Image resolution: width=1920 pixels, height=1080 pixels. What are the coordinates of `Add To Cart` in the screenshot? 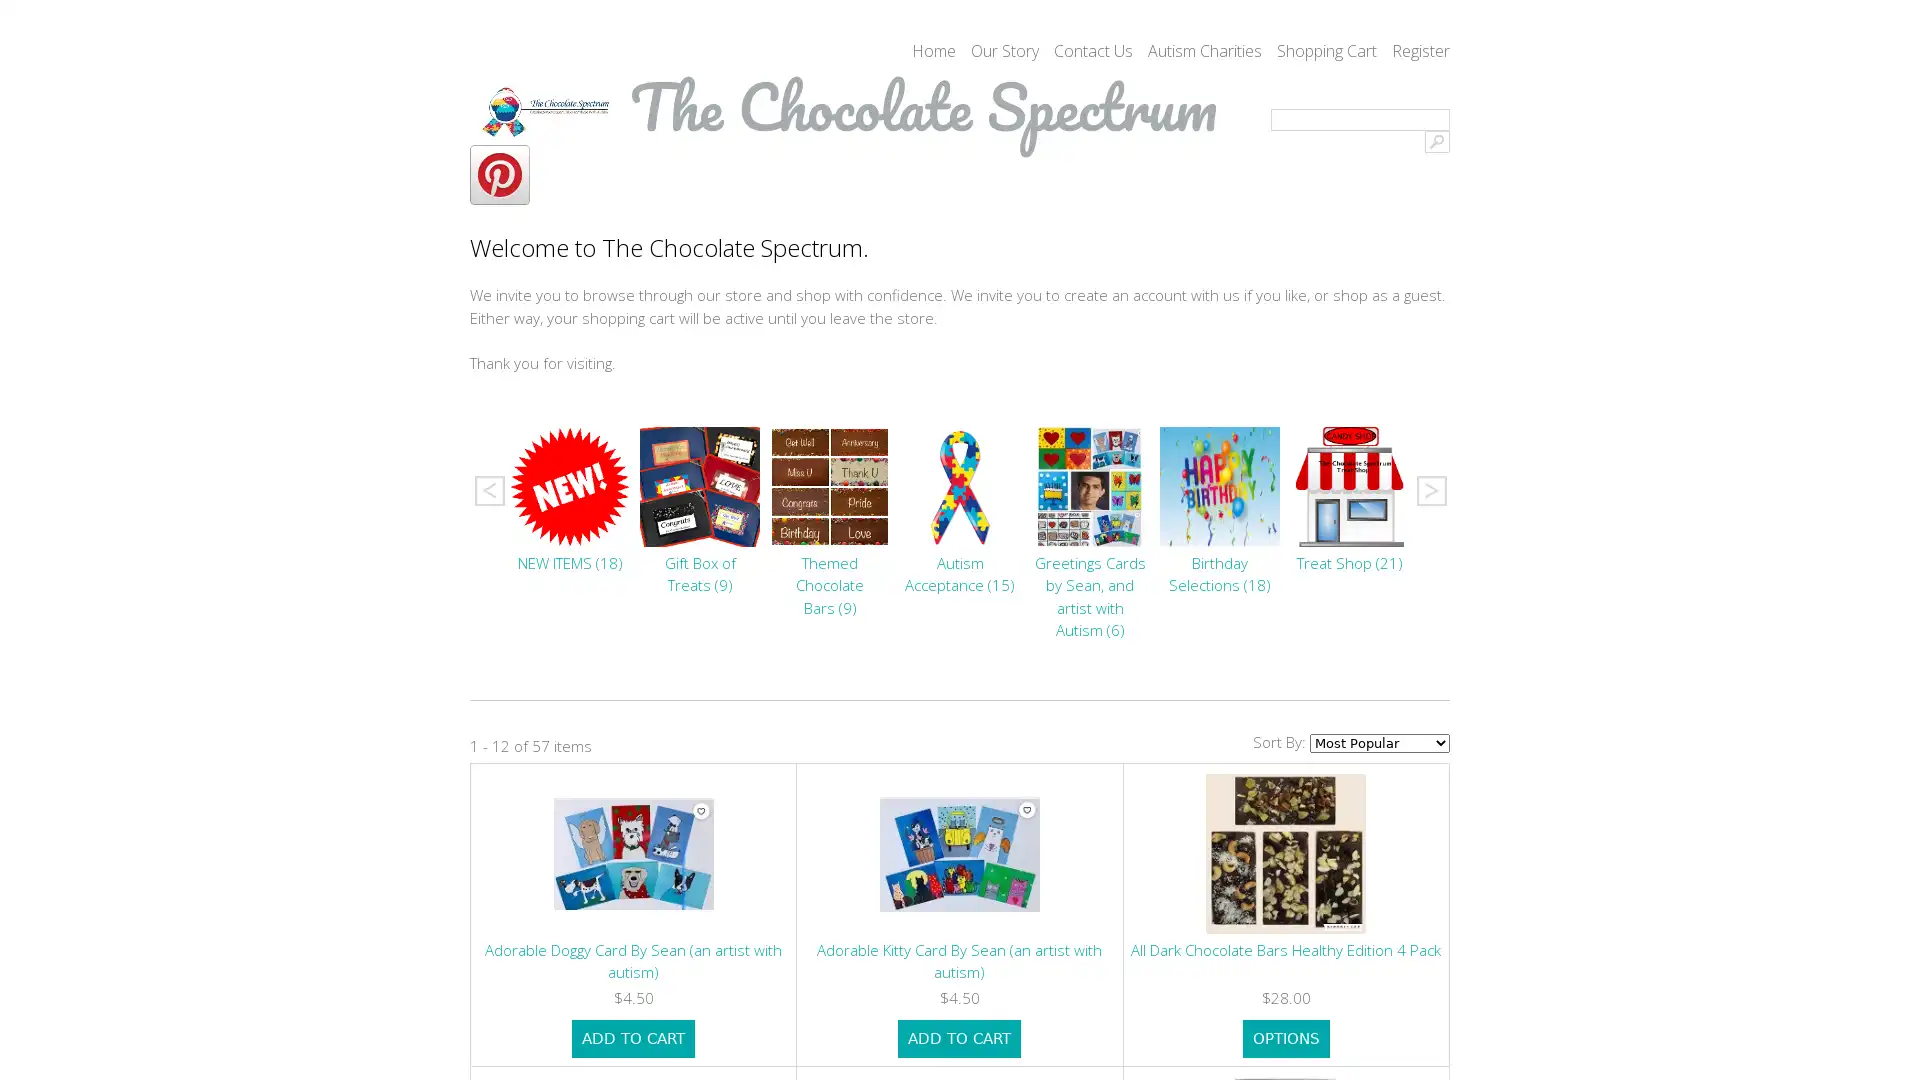 It's located at (632, 1037).